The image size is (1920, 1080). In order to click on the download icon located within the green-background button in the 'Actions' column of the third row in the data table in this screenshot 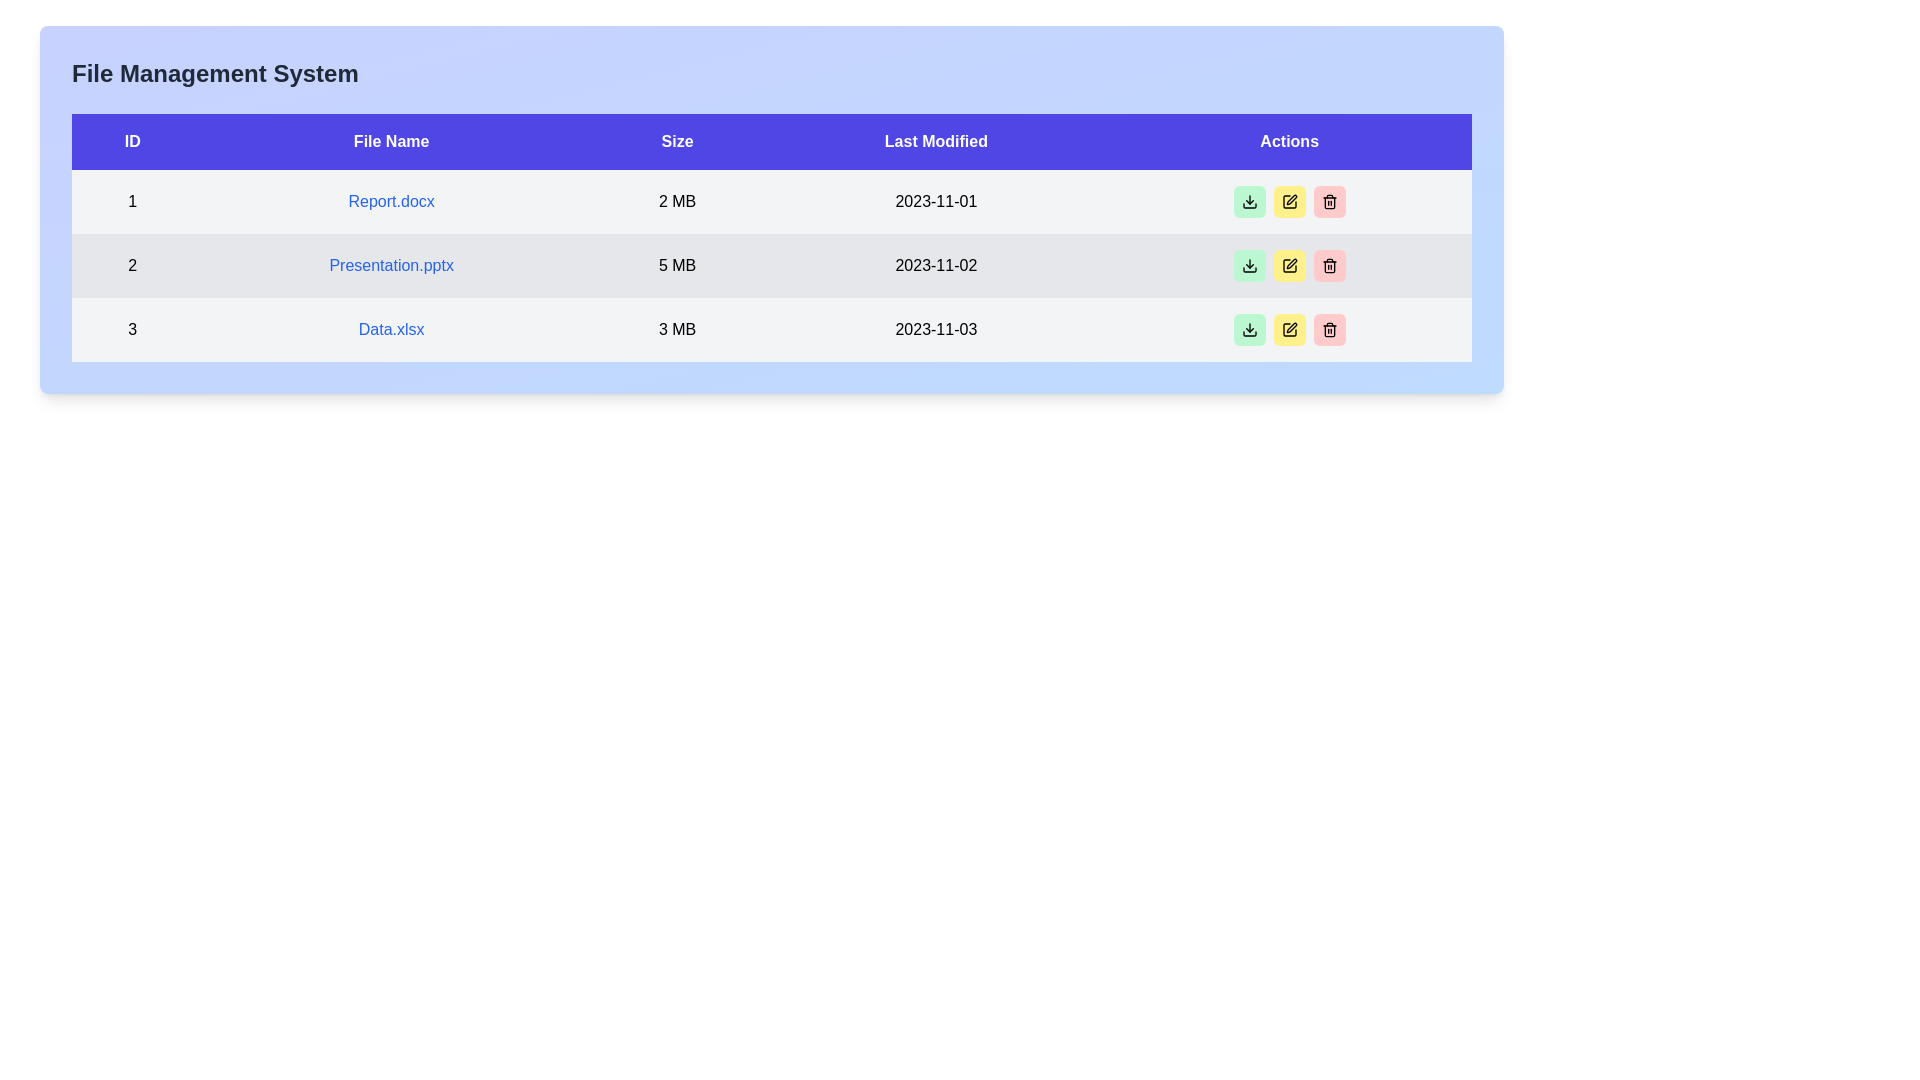, I will do `click(1248, 329)`.